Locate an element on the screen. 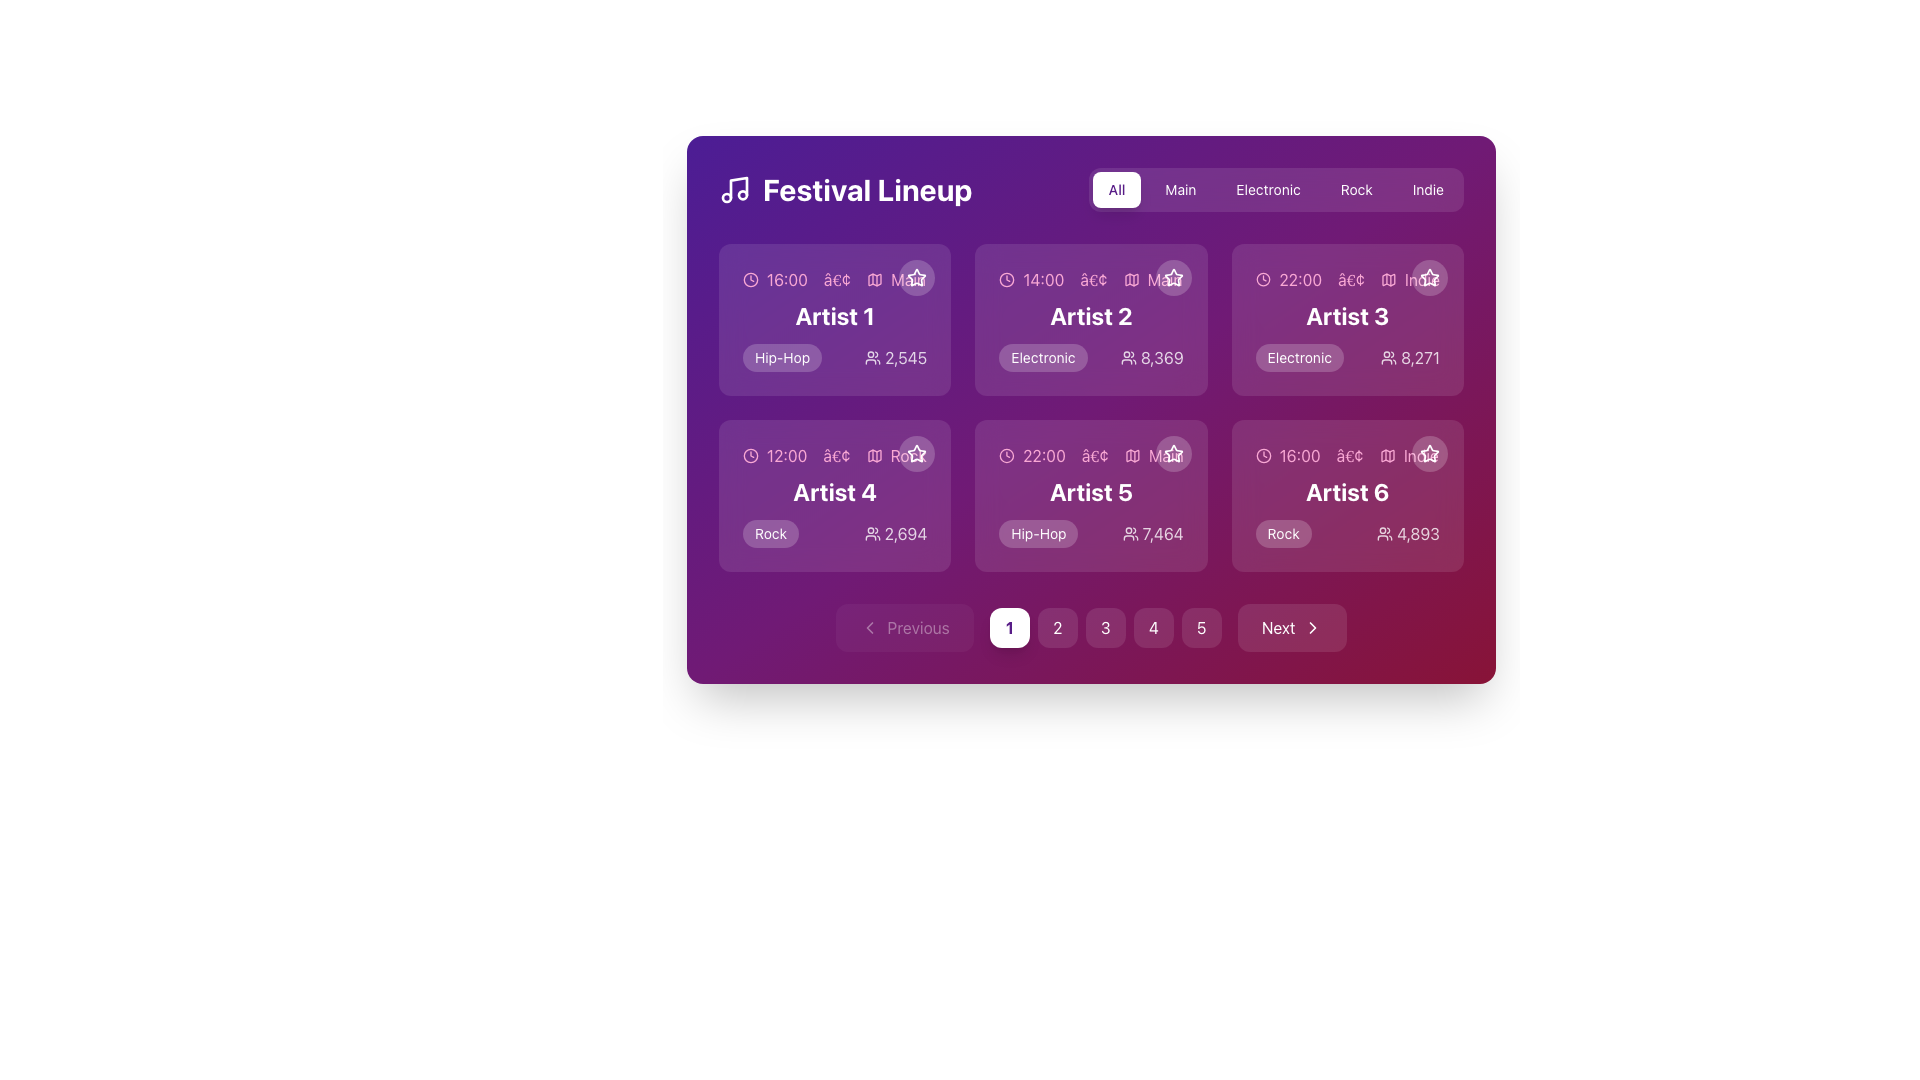 This screenshot has width=1920, height=1080. the star-shaped icon used for marking an artist or item as a favorite, located in the top-right corner of the 'Artist 5' card in the second row, second column of the grid is located at coordinates (1173, 453).